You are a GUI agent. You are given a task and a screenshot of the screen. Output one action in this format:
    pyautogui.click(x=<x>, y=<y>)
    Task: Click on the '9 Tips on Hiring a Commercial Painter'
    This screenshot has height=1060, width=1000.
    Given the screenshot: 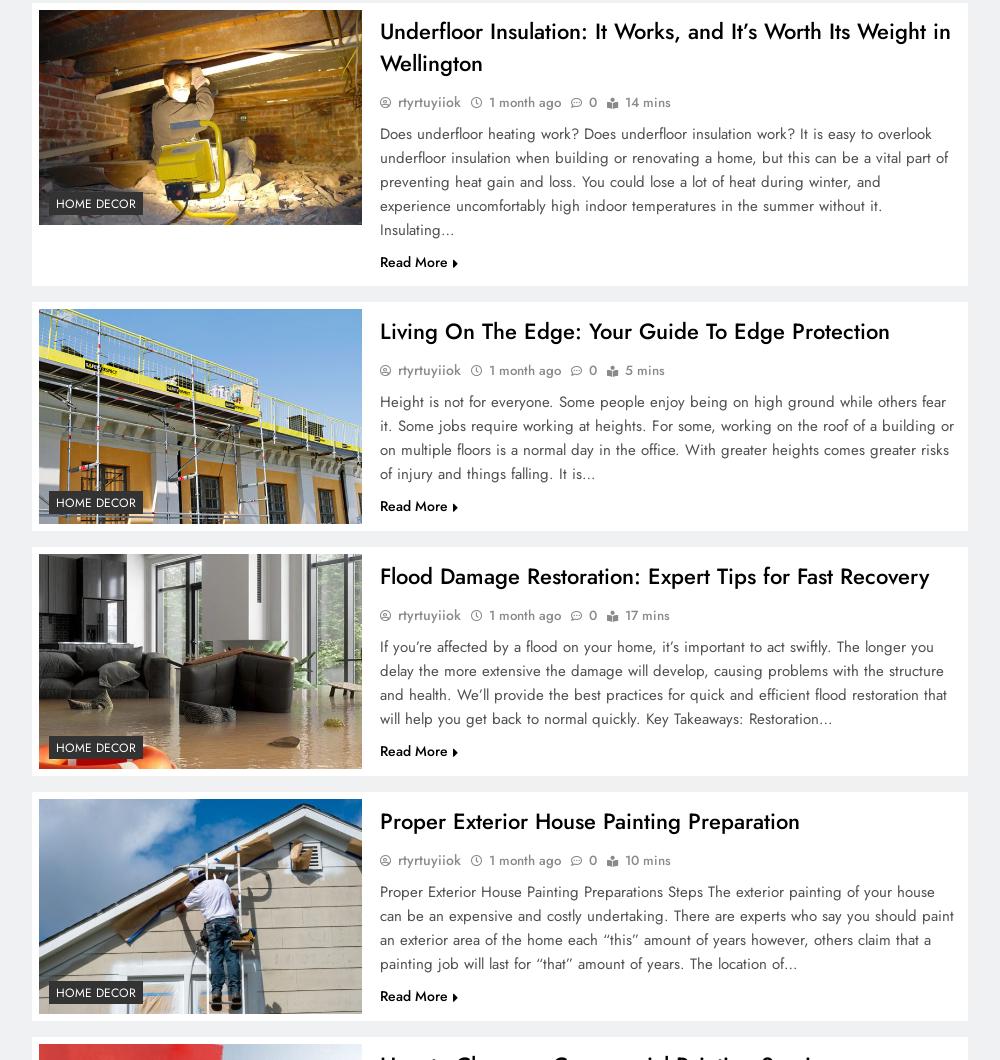 What is the action you would take?
    pyautogui.click(x=500, y=183)
    